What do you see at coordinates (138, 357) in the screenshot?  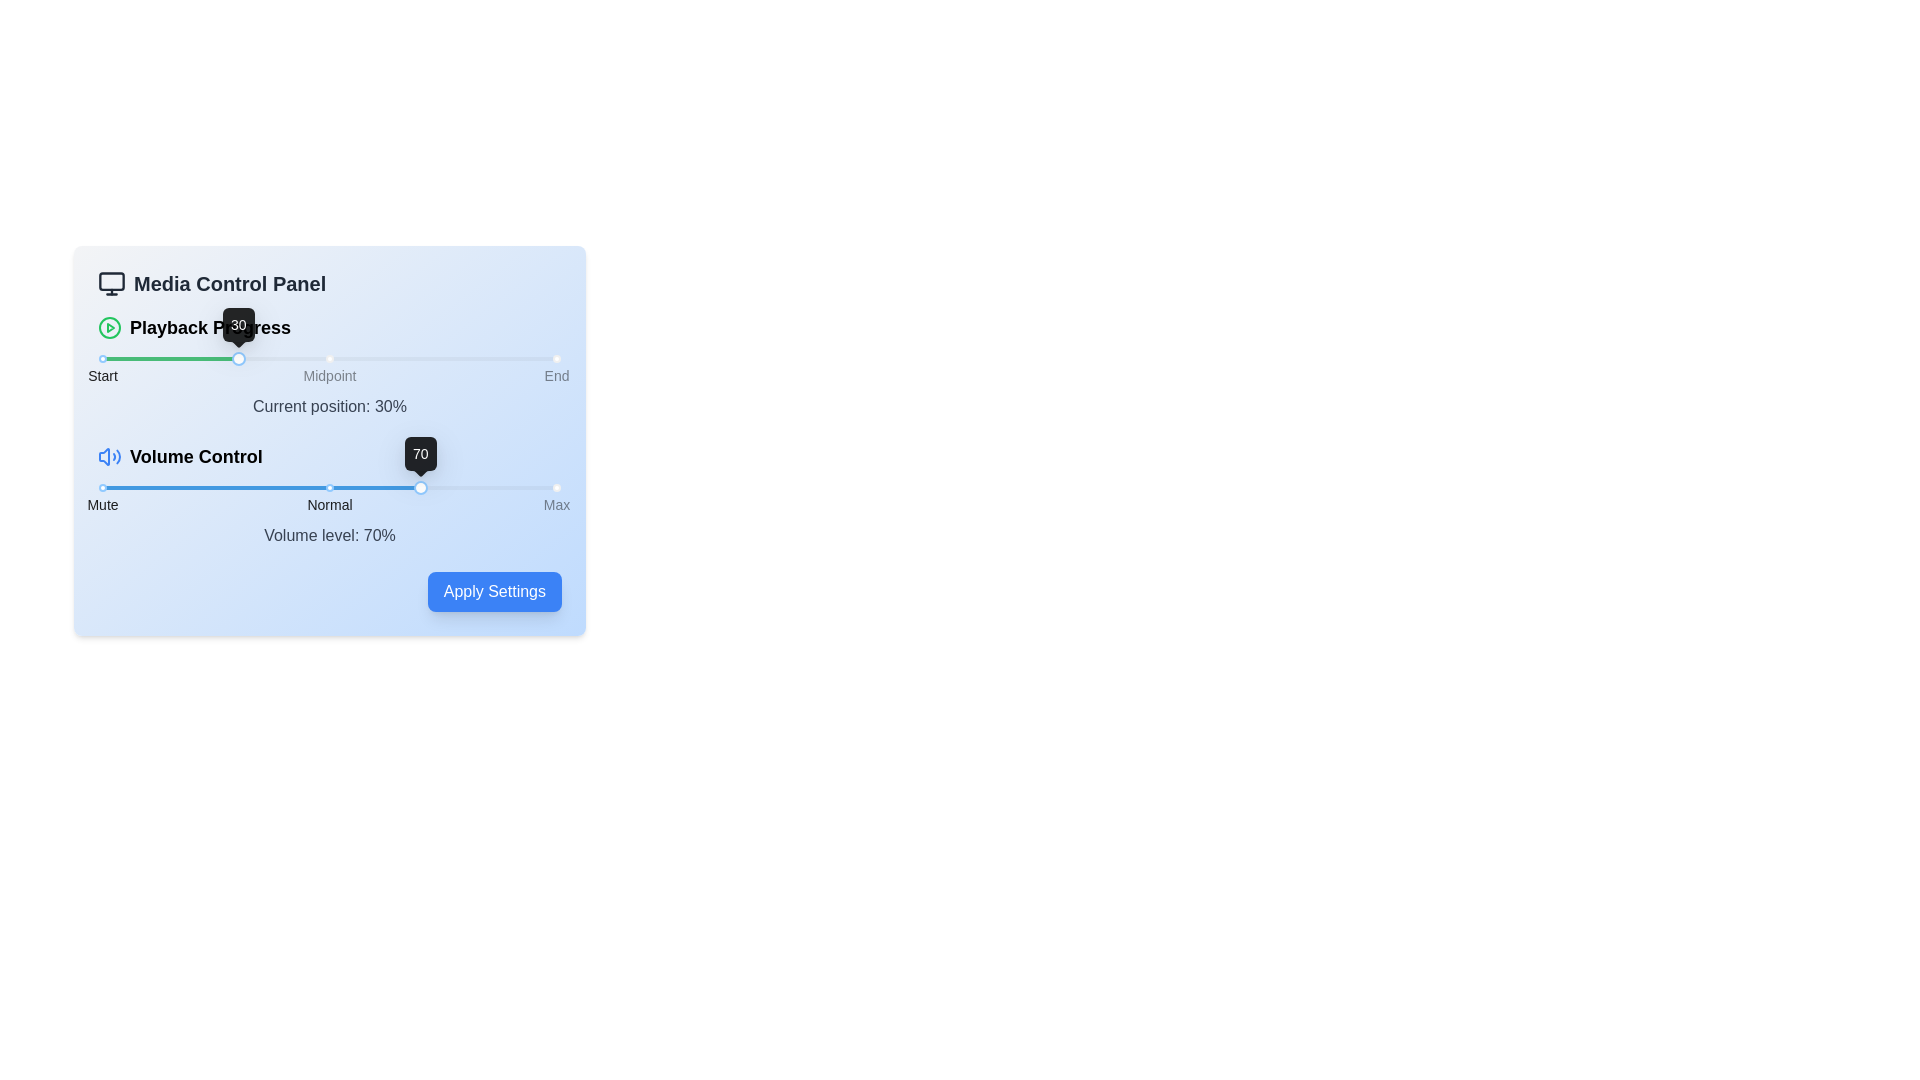 I see `playback progress` at bounding box center [138, 357].